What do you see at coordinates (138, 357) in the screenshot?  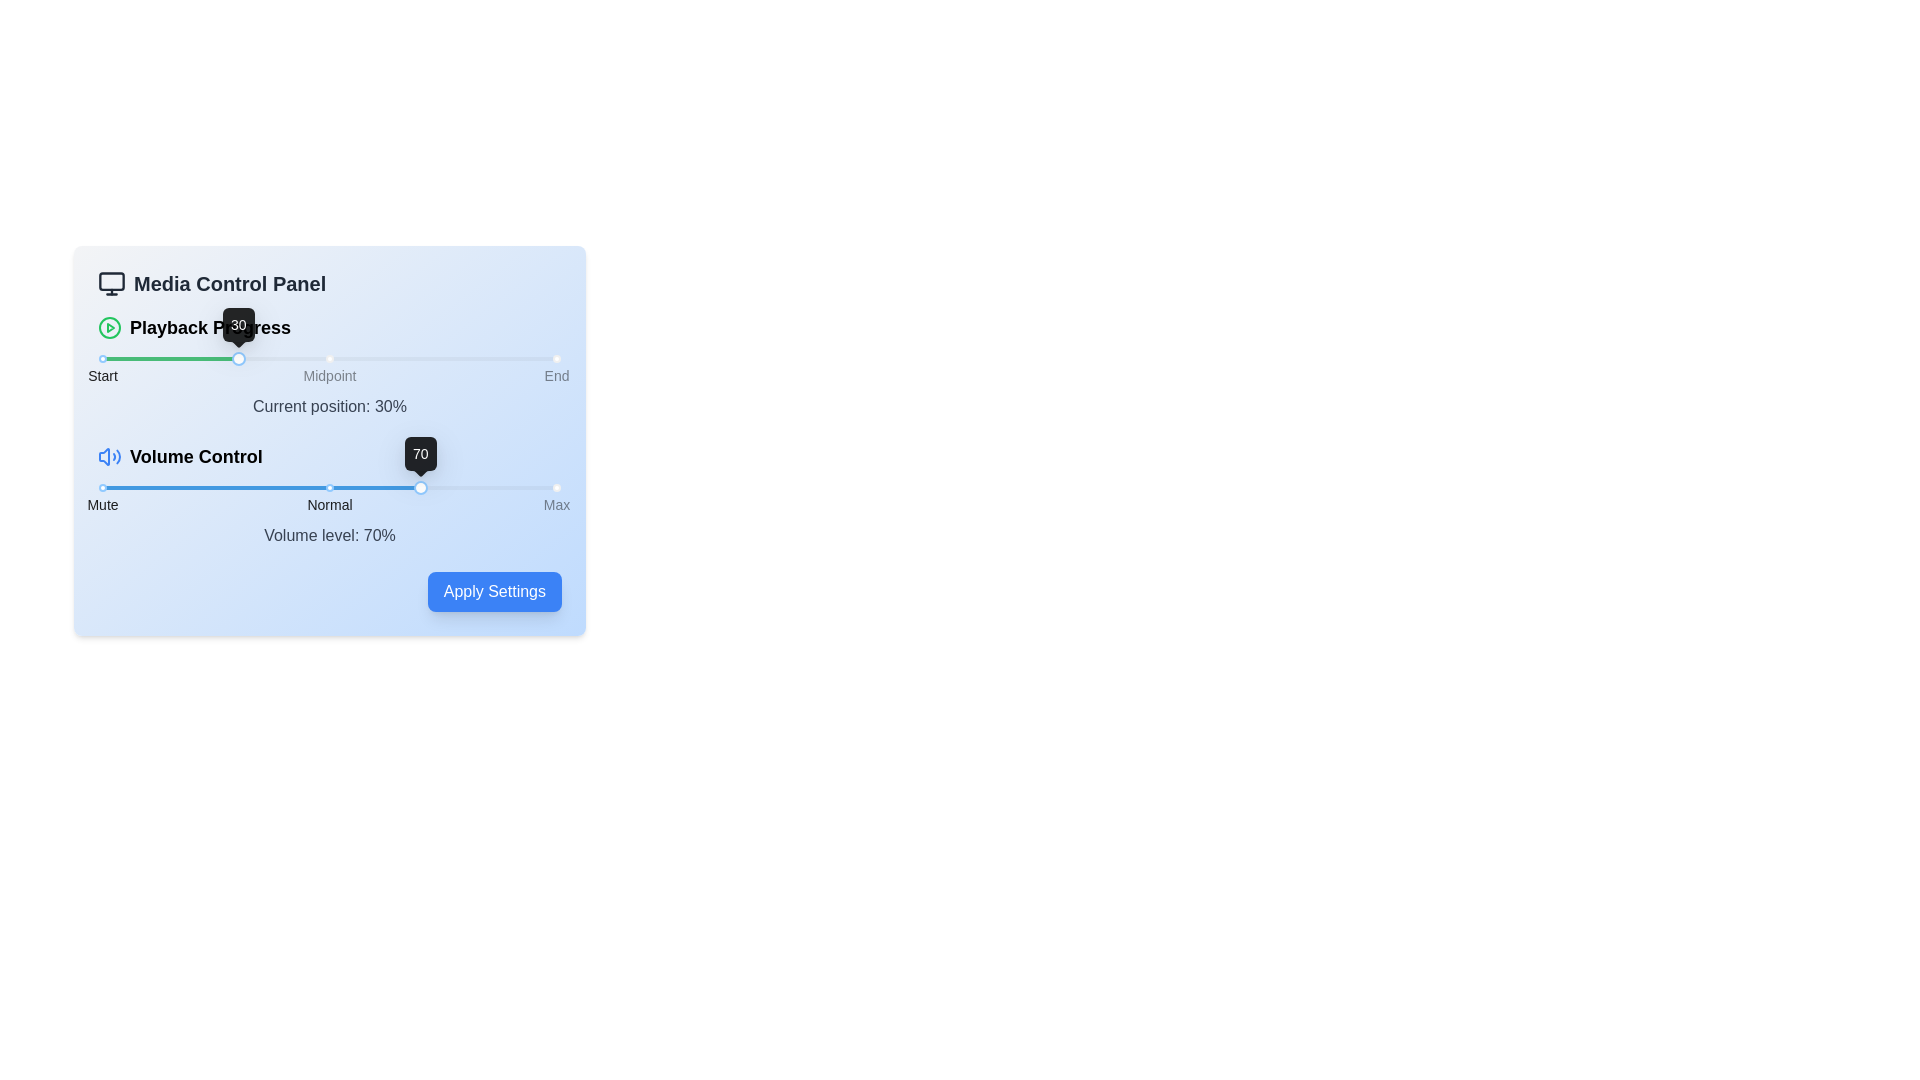 I see `playback progress` at bounding box center [138, 357].